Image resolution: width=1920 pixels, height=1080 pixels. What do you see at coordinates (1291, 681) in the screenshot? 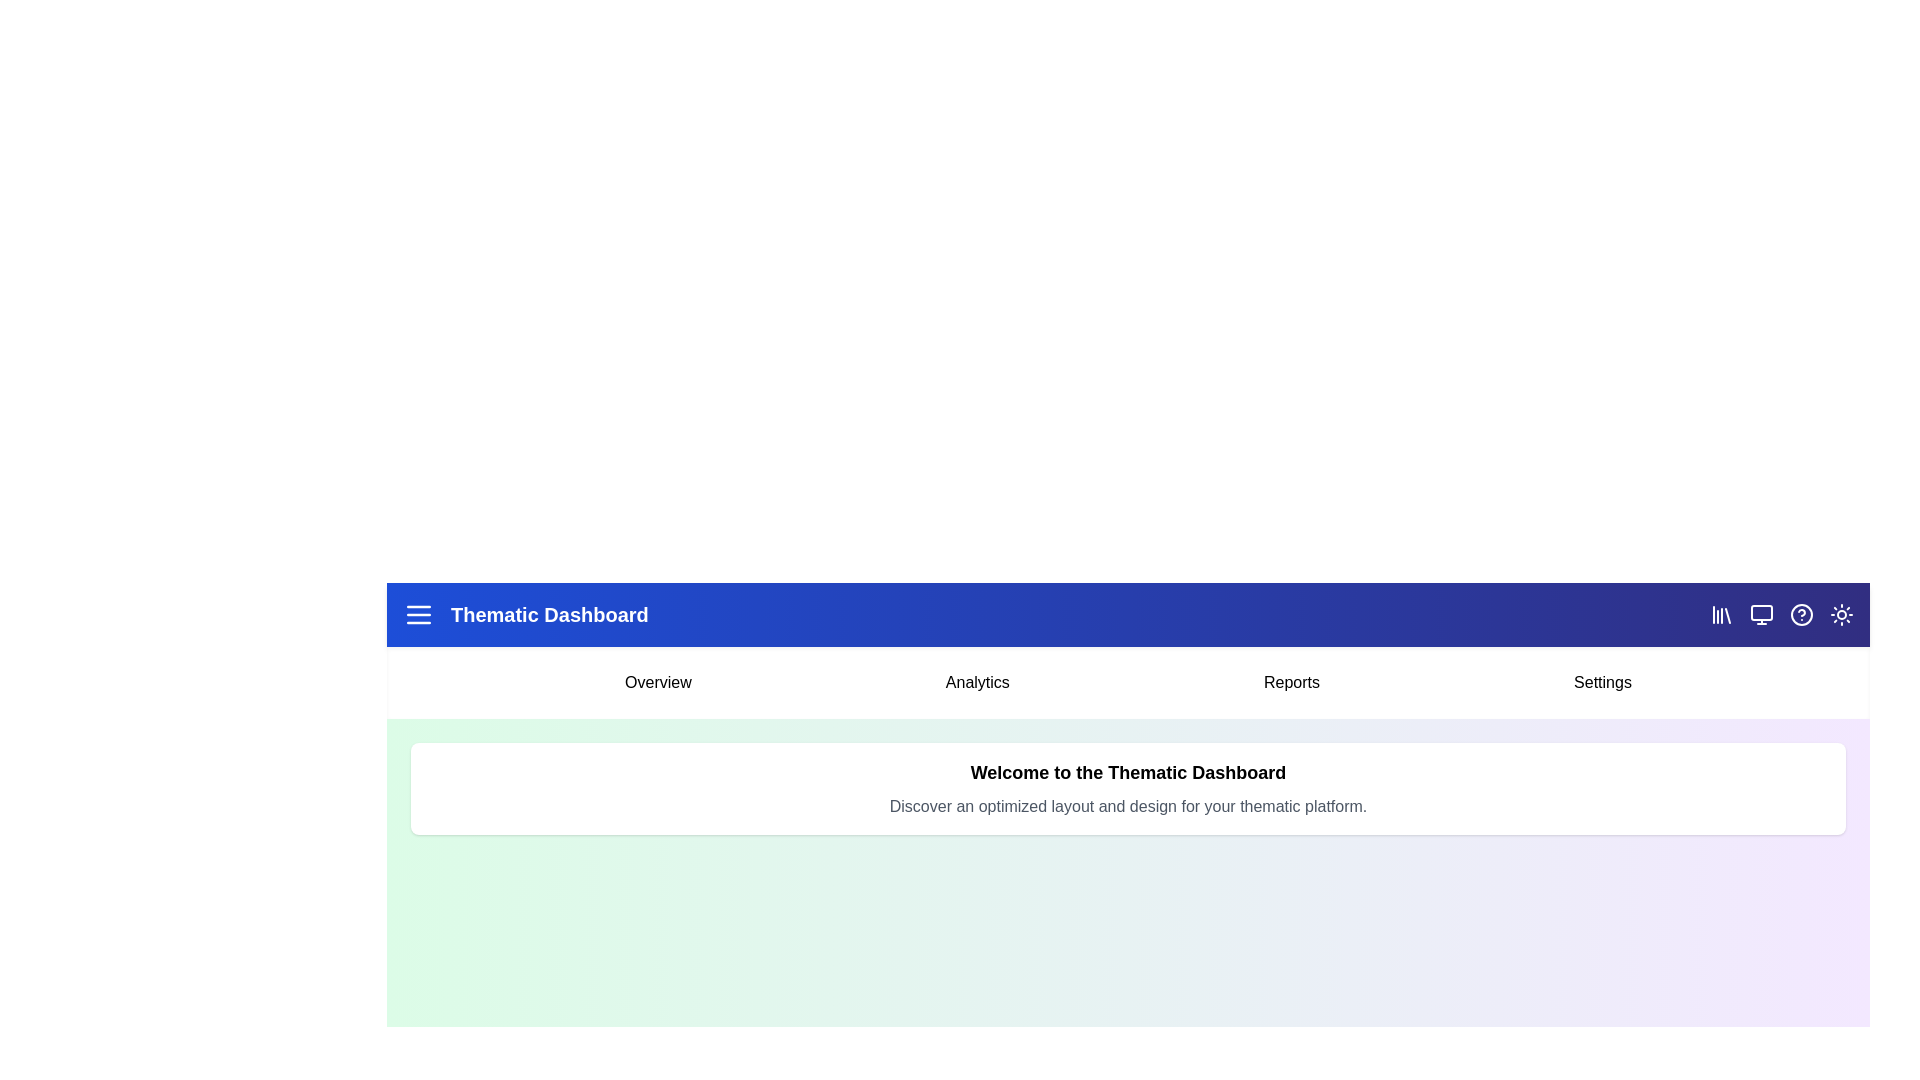
I see `the menu item Reports from the menu bar` at bounding box center [1291, 681].